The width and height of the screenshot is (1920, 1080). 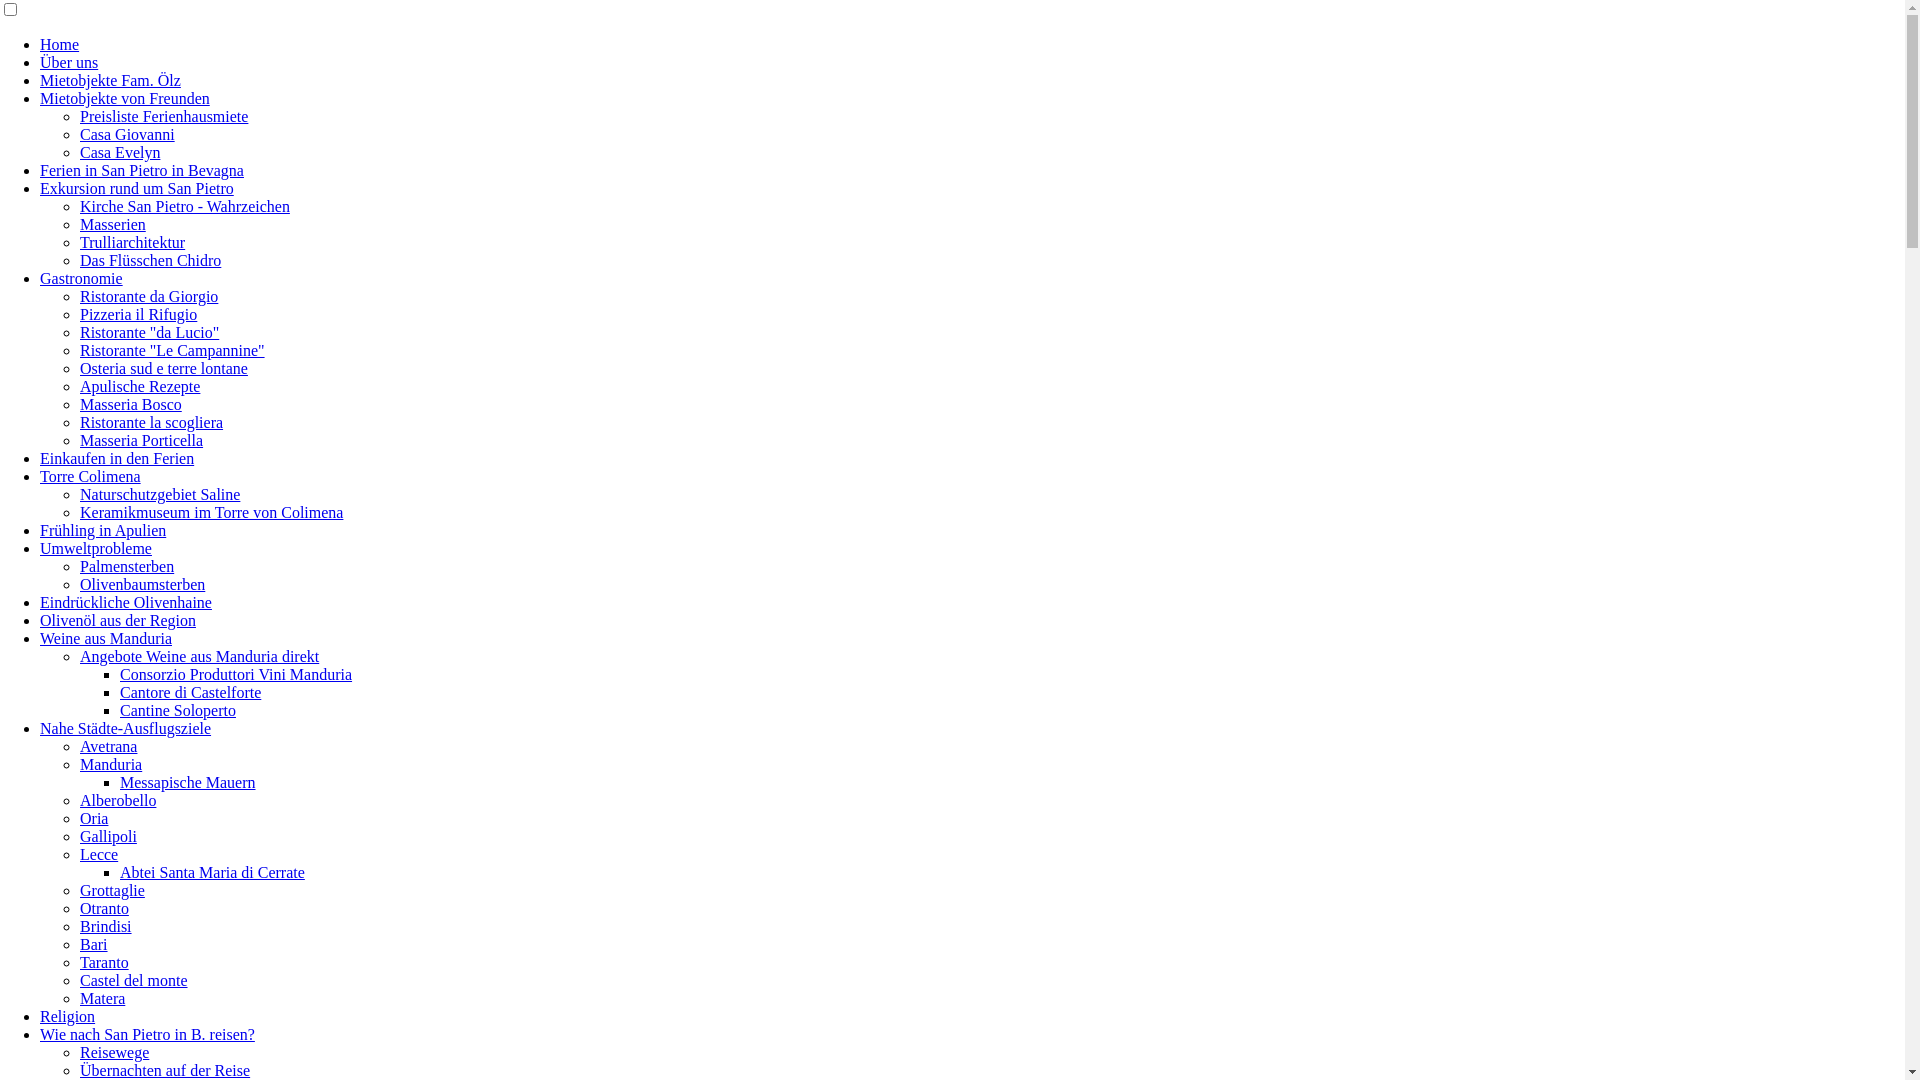 I want to click on 'Einkaufen in den Ferien', so click(x=115, y=458).